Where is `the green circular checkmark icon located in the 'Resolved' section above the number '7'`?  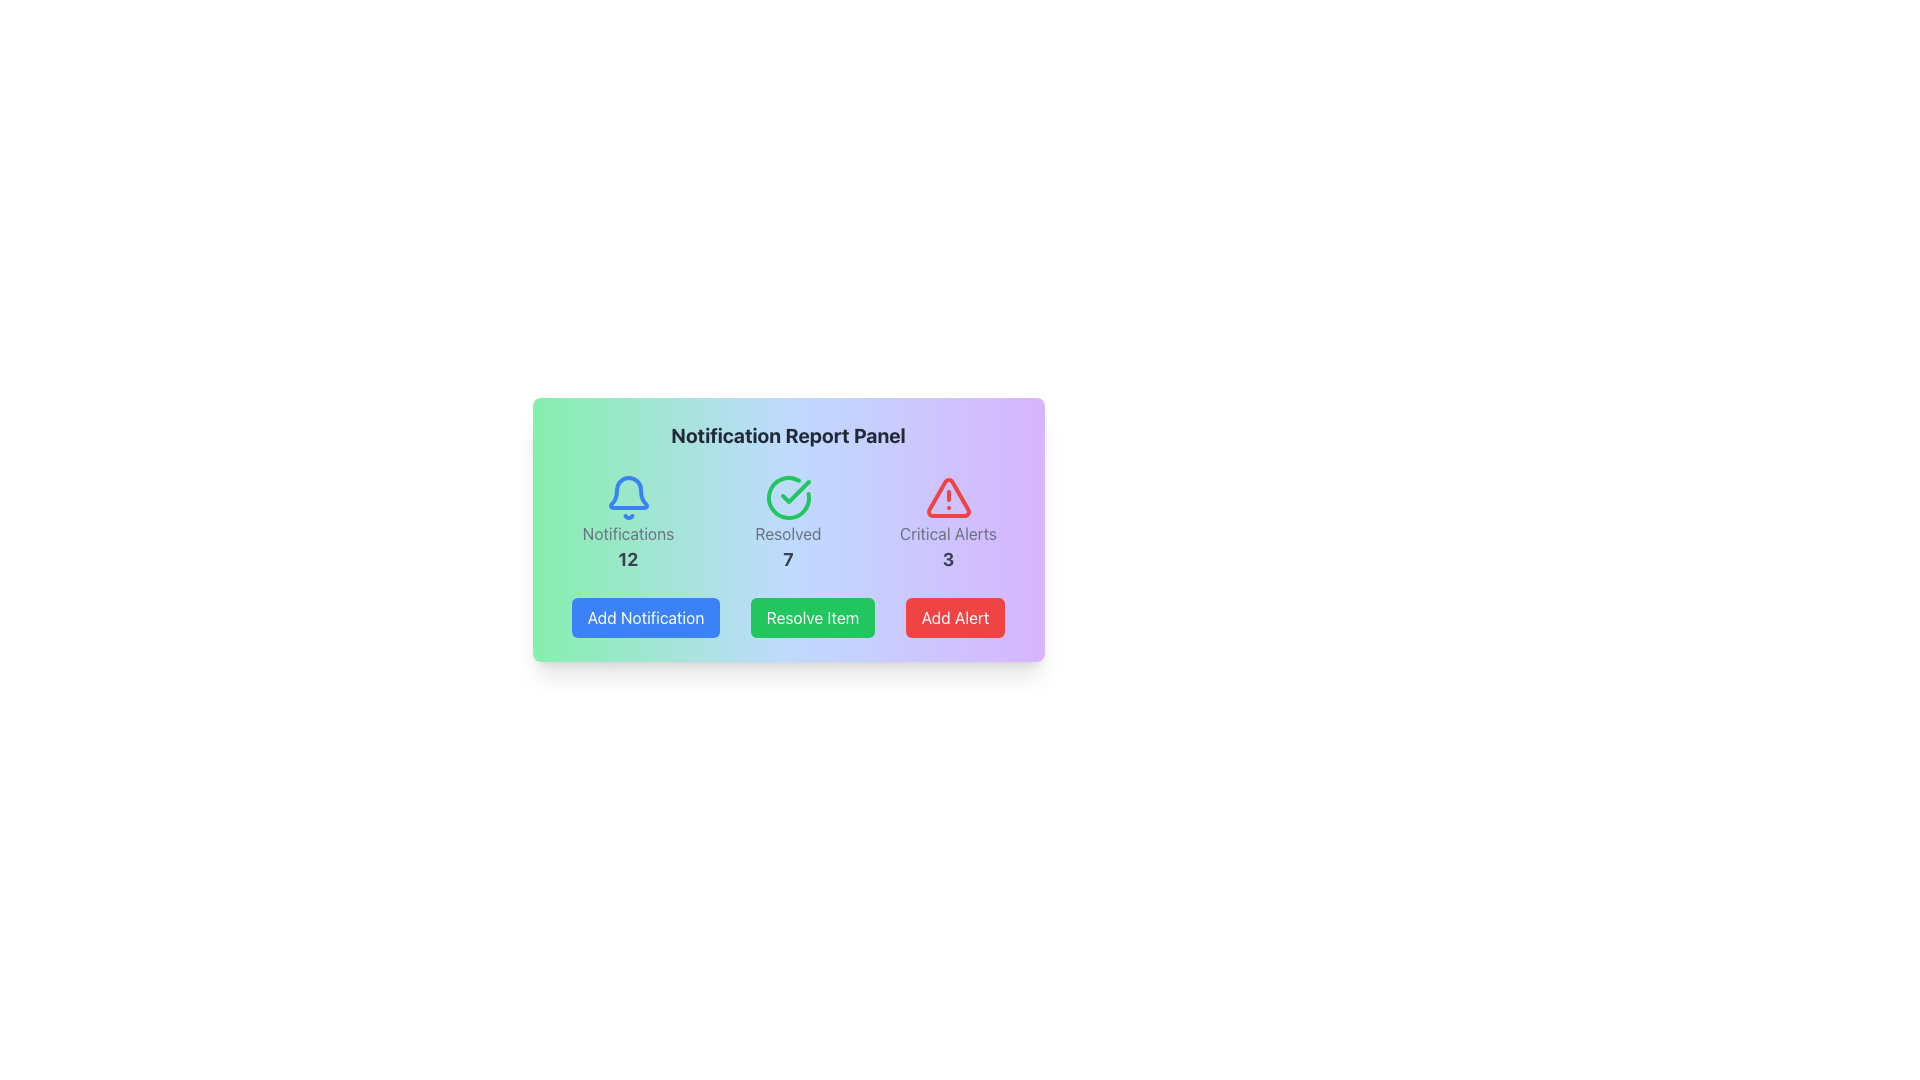
the green circular checkmark icon located in the 'Resolved' section above the number '7' is located at coordinates (787, 496).